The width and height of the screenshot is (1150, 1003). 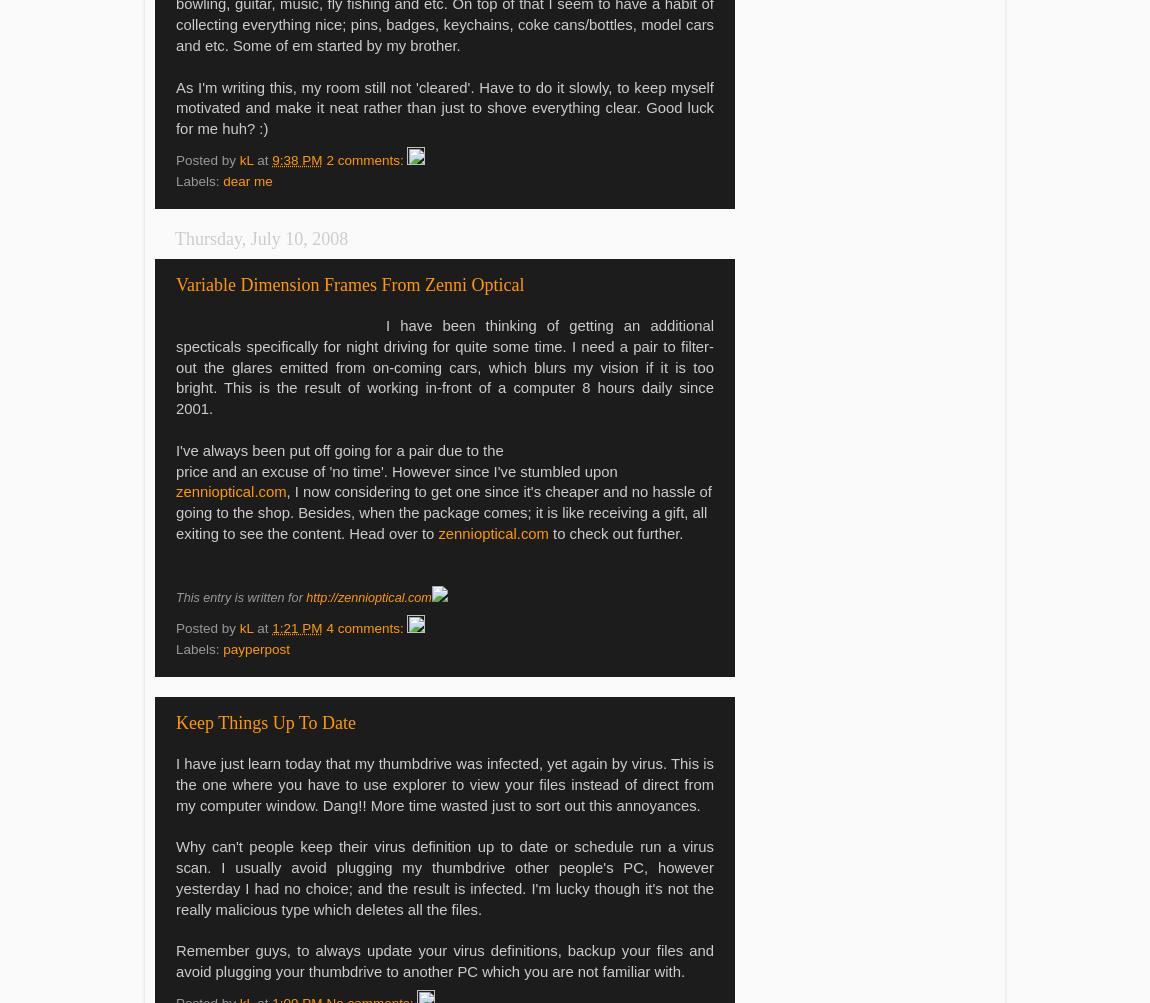 I want to click on ', I now considering to get one since it's cheaper and no hassle of going to the shop. Besides, when the package comes; it is like receiving a gift, all exiting to see the content. Head over to', so click(x=443, y=511).